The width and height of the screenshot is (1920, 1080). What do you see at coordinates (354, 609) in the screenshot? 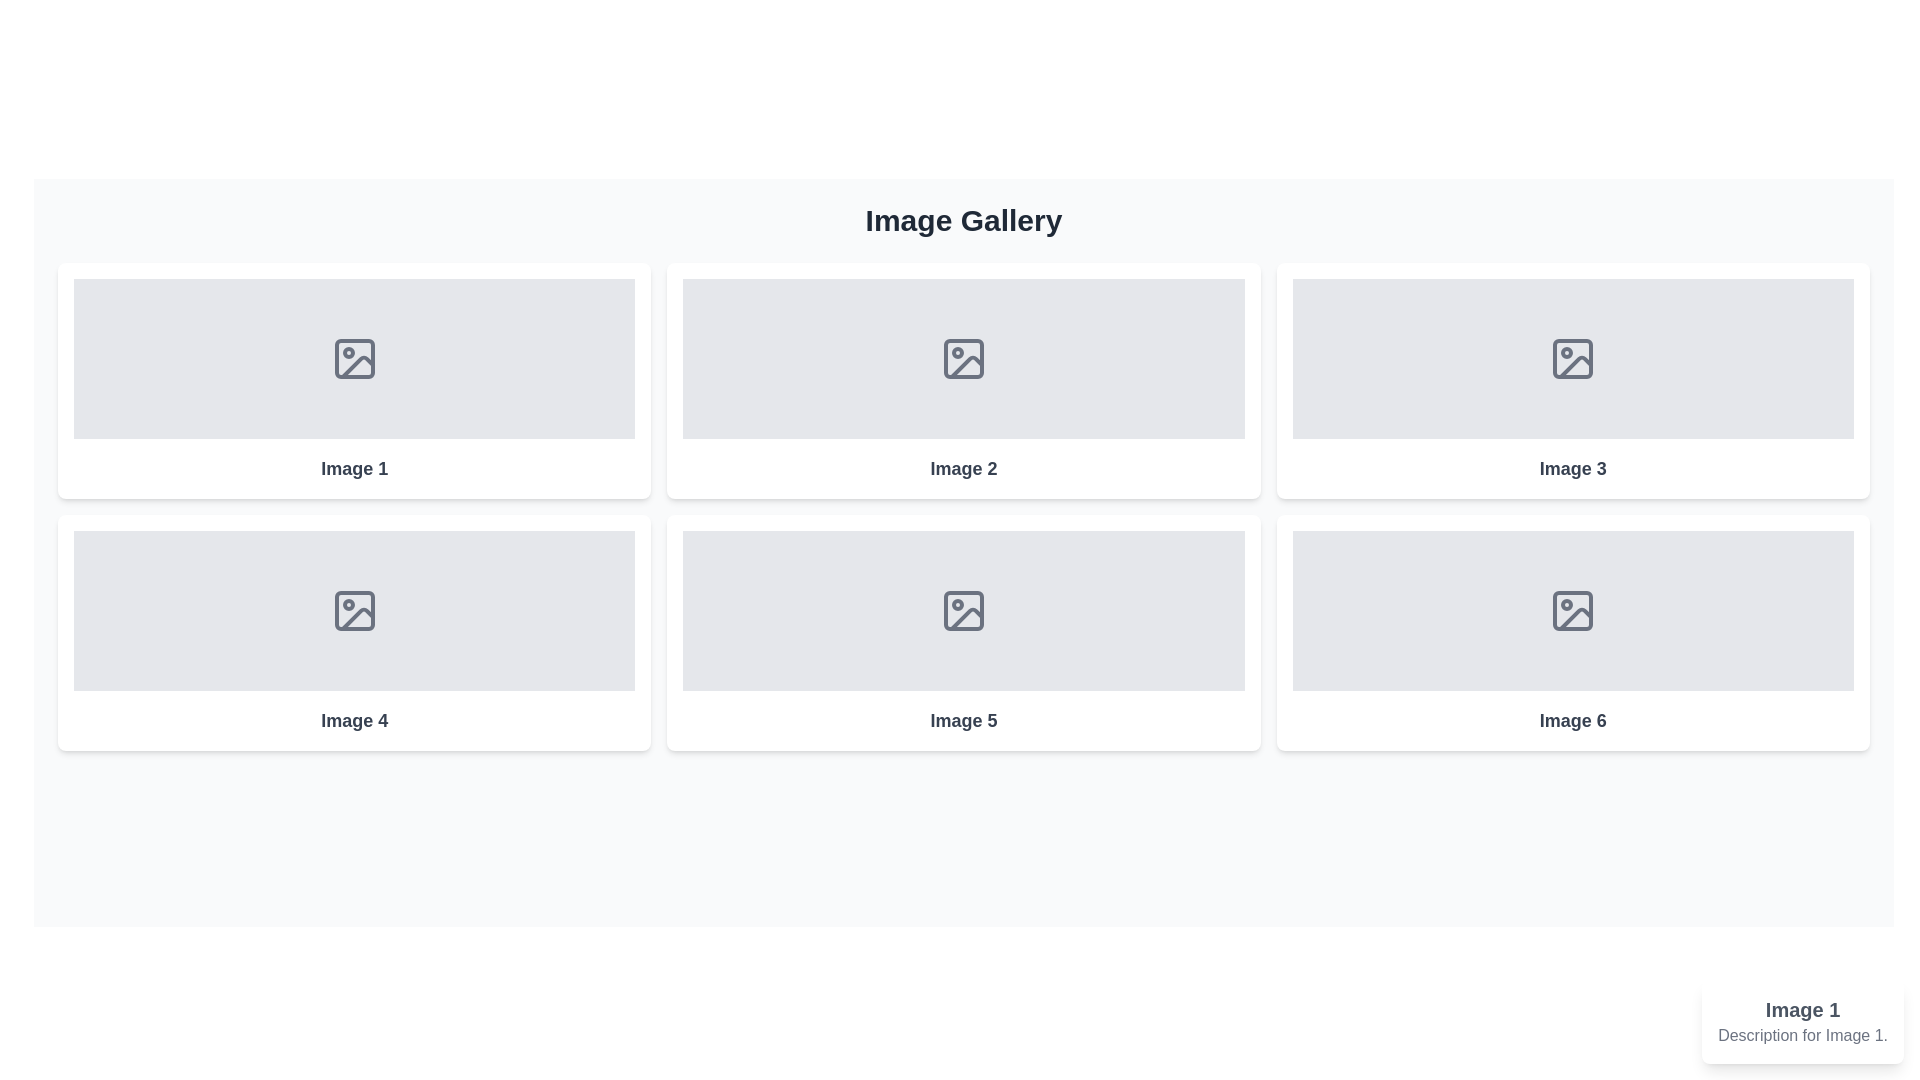
I see `the Decorative Background element located in the fourth image of a six-item grid, which serves as a decorative context for the icon` at bounding box center [354, 609].